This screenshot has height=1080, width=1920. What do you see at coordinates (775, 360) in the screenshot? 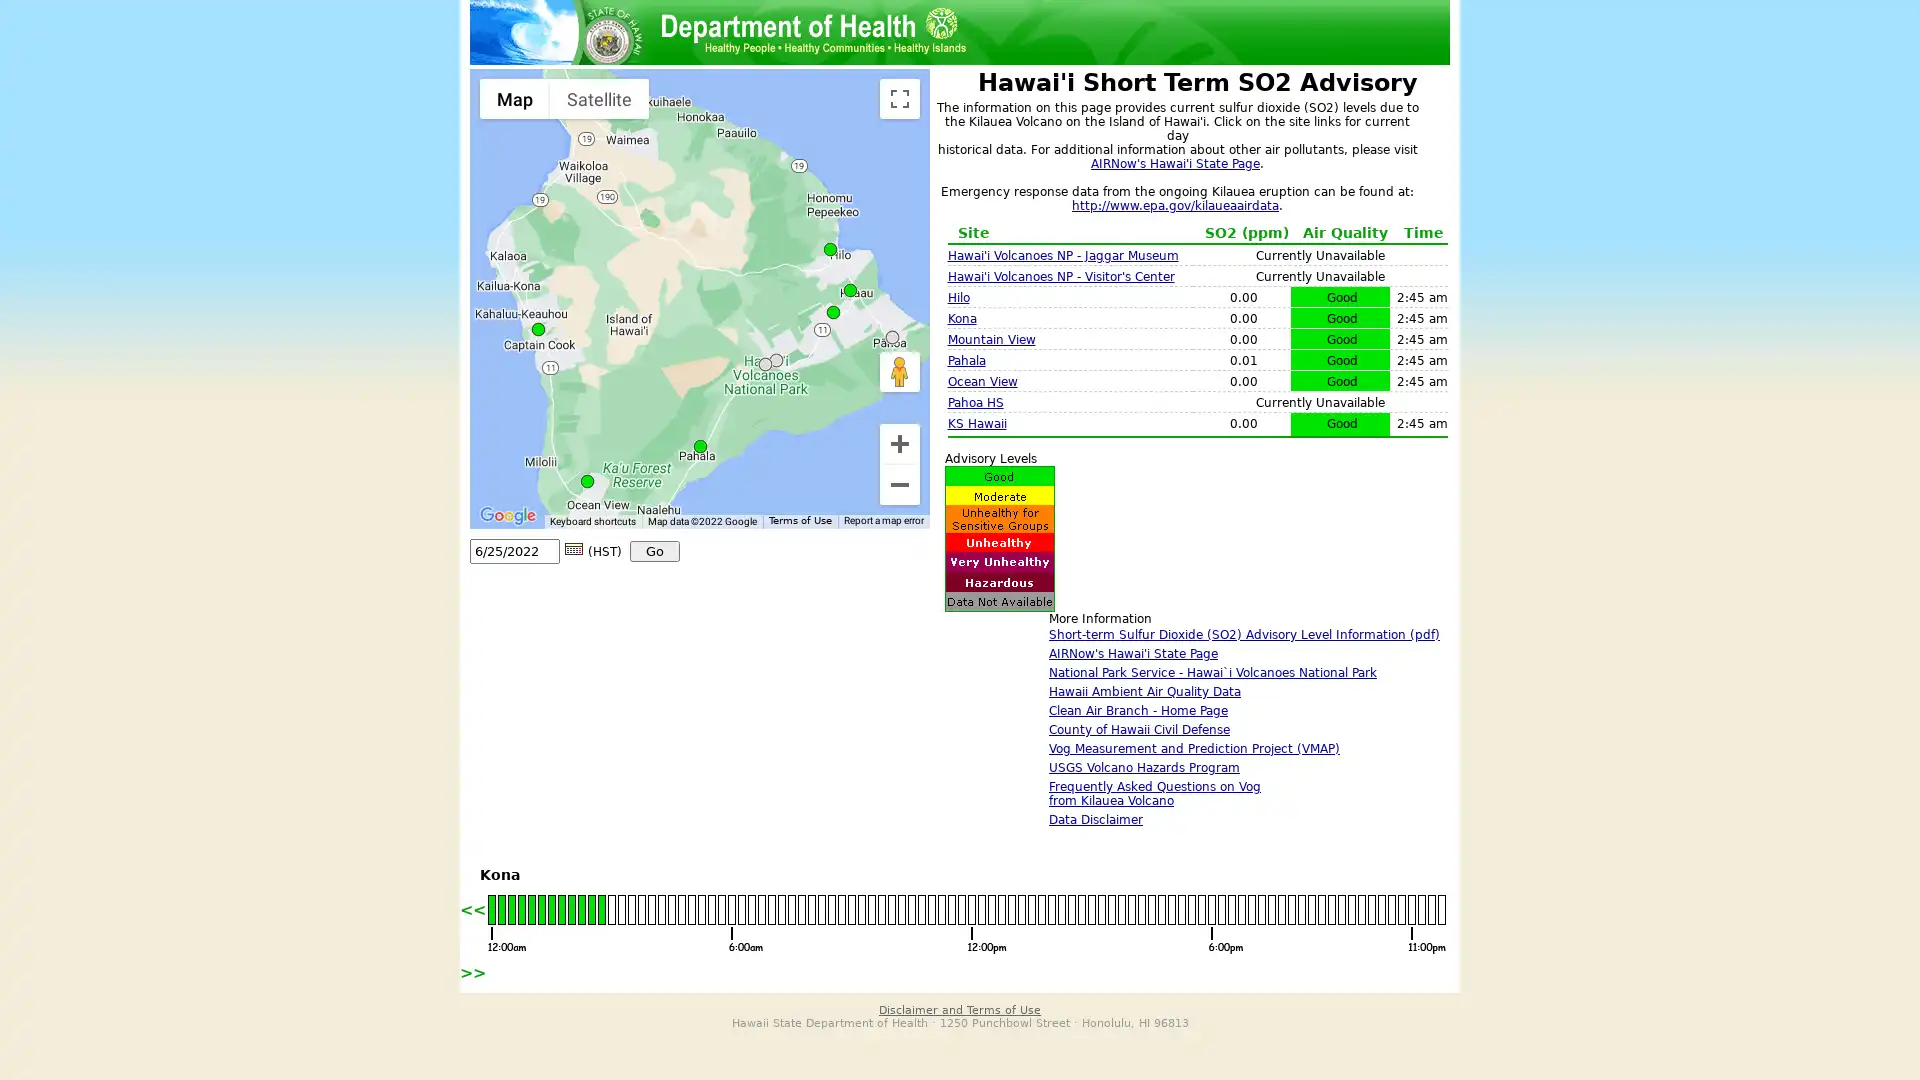
I see `Hawaii Volcanoes NP - Visitor's Center: No Data` at bounding box center [775, 360].